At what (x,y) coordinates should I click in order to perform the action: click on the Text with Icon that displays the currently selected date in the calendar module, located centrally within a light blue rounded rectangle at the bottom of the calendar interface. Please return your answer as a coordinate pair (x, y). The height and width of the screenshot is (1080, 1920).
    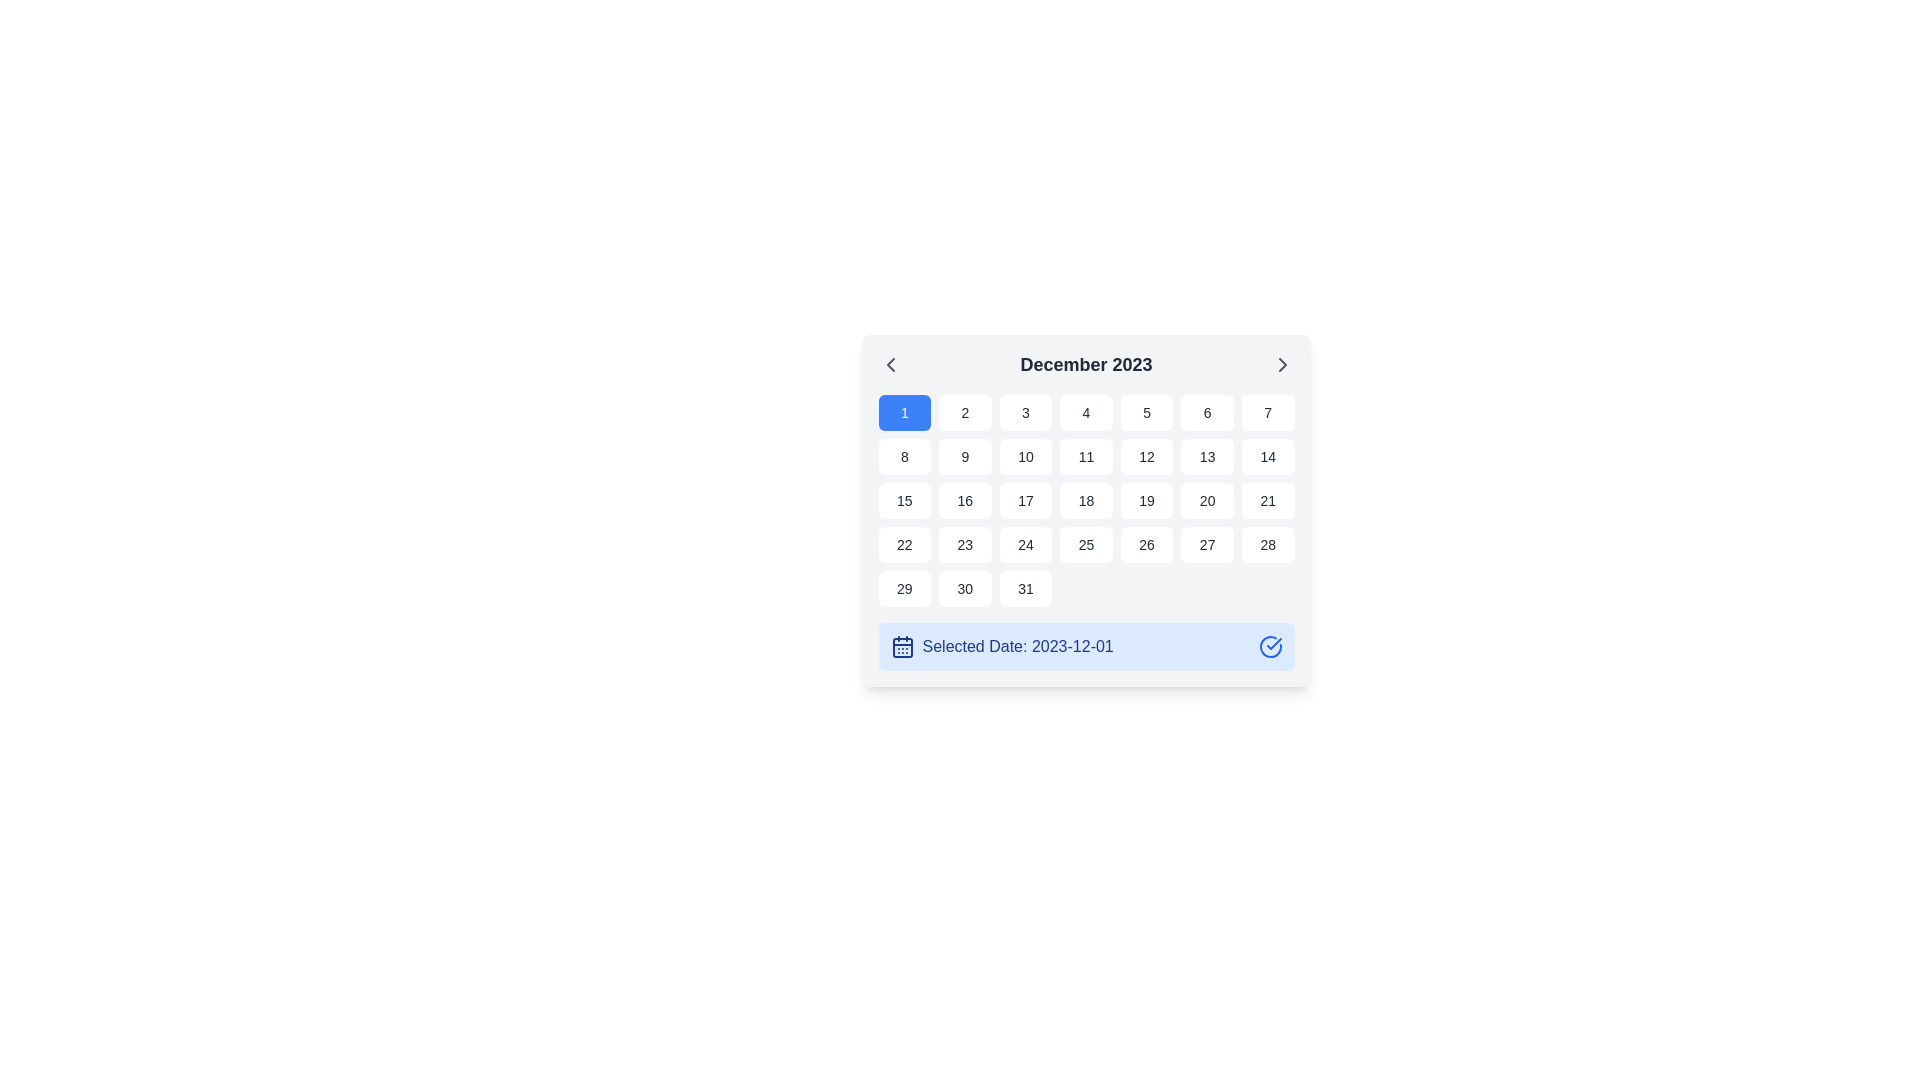
    Looking at the image, I should click on (1002, 647).